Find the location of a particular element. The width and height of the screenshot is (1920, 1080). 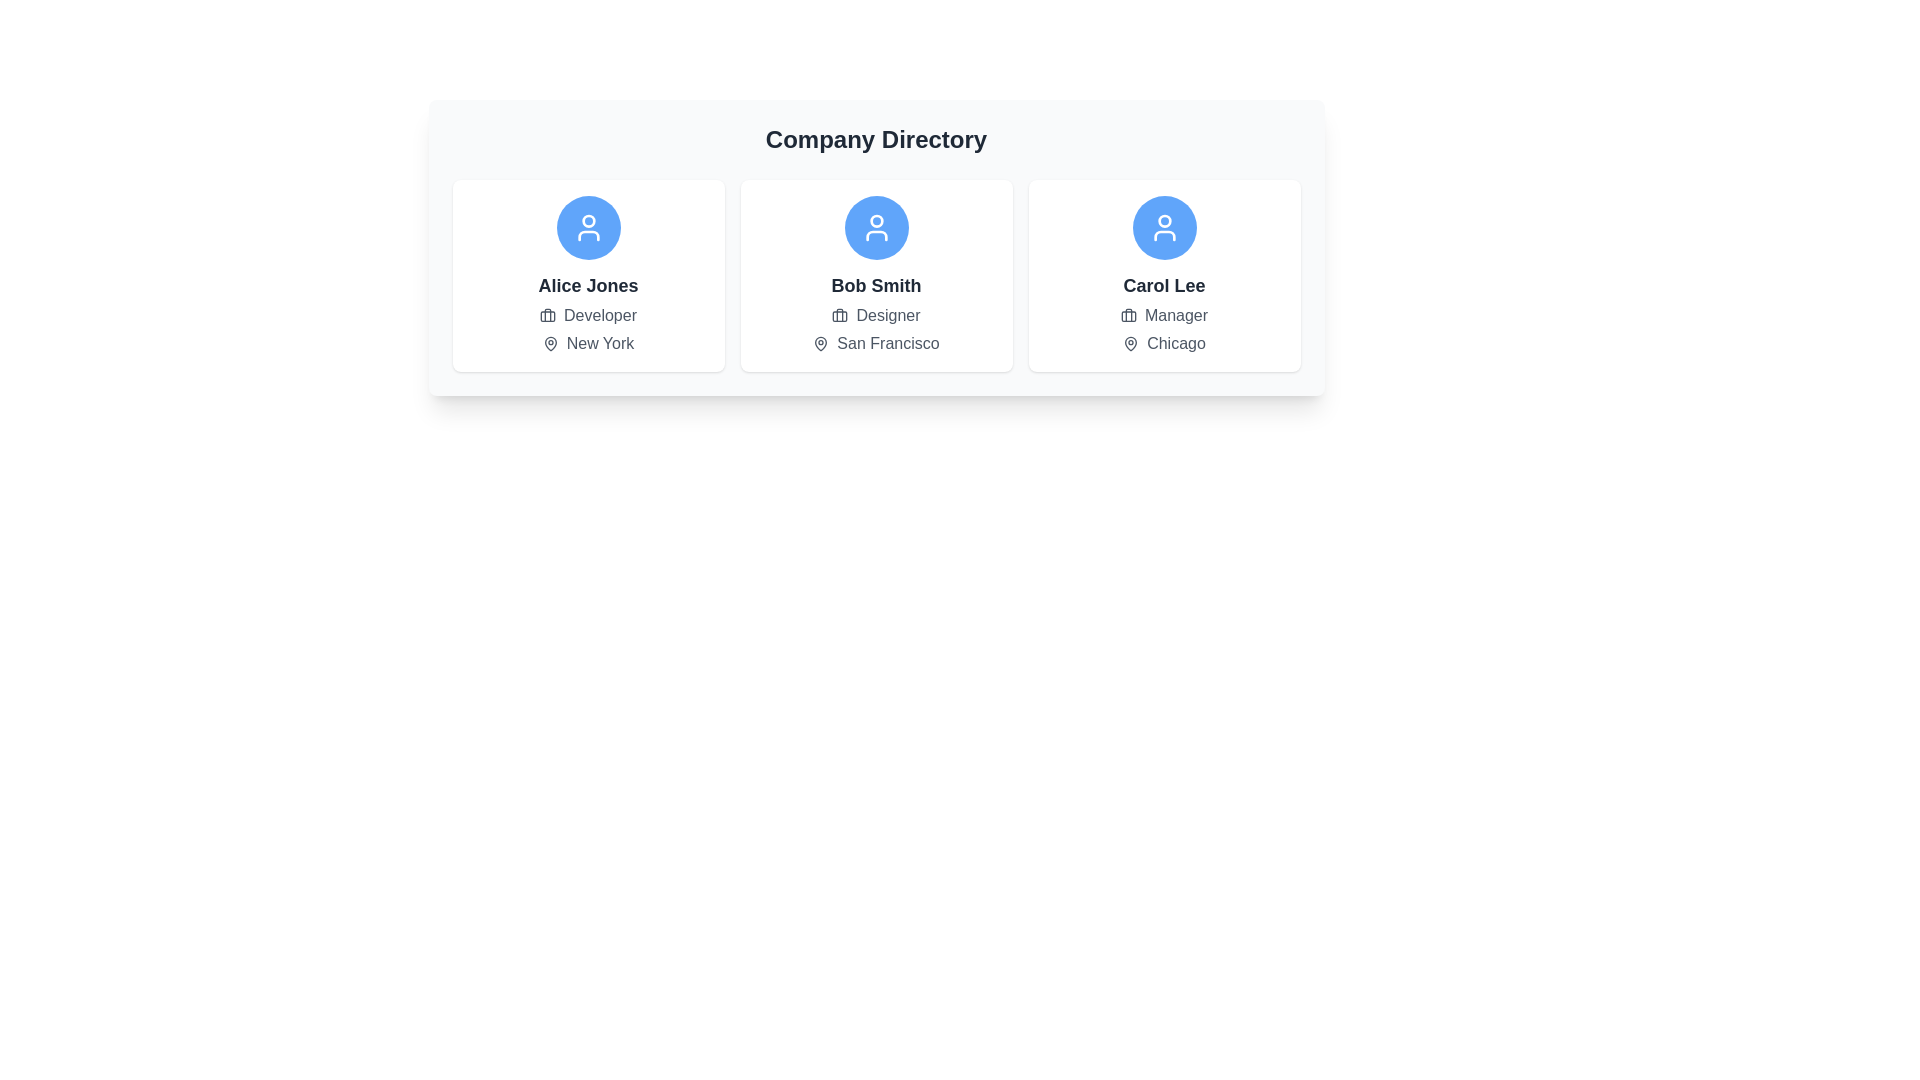

SVG graphic element that represents the lower portion of a user silhouette icon using developer tools is located at coordinates (1164, 234).